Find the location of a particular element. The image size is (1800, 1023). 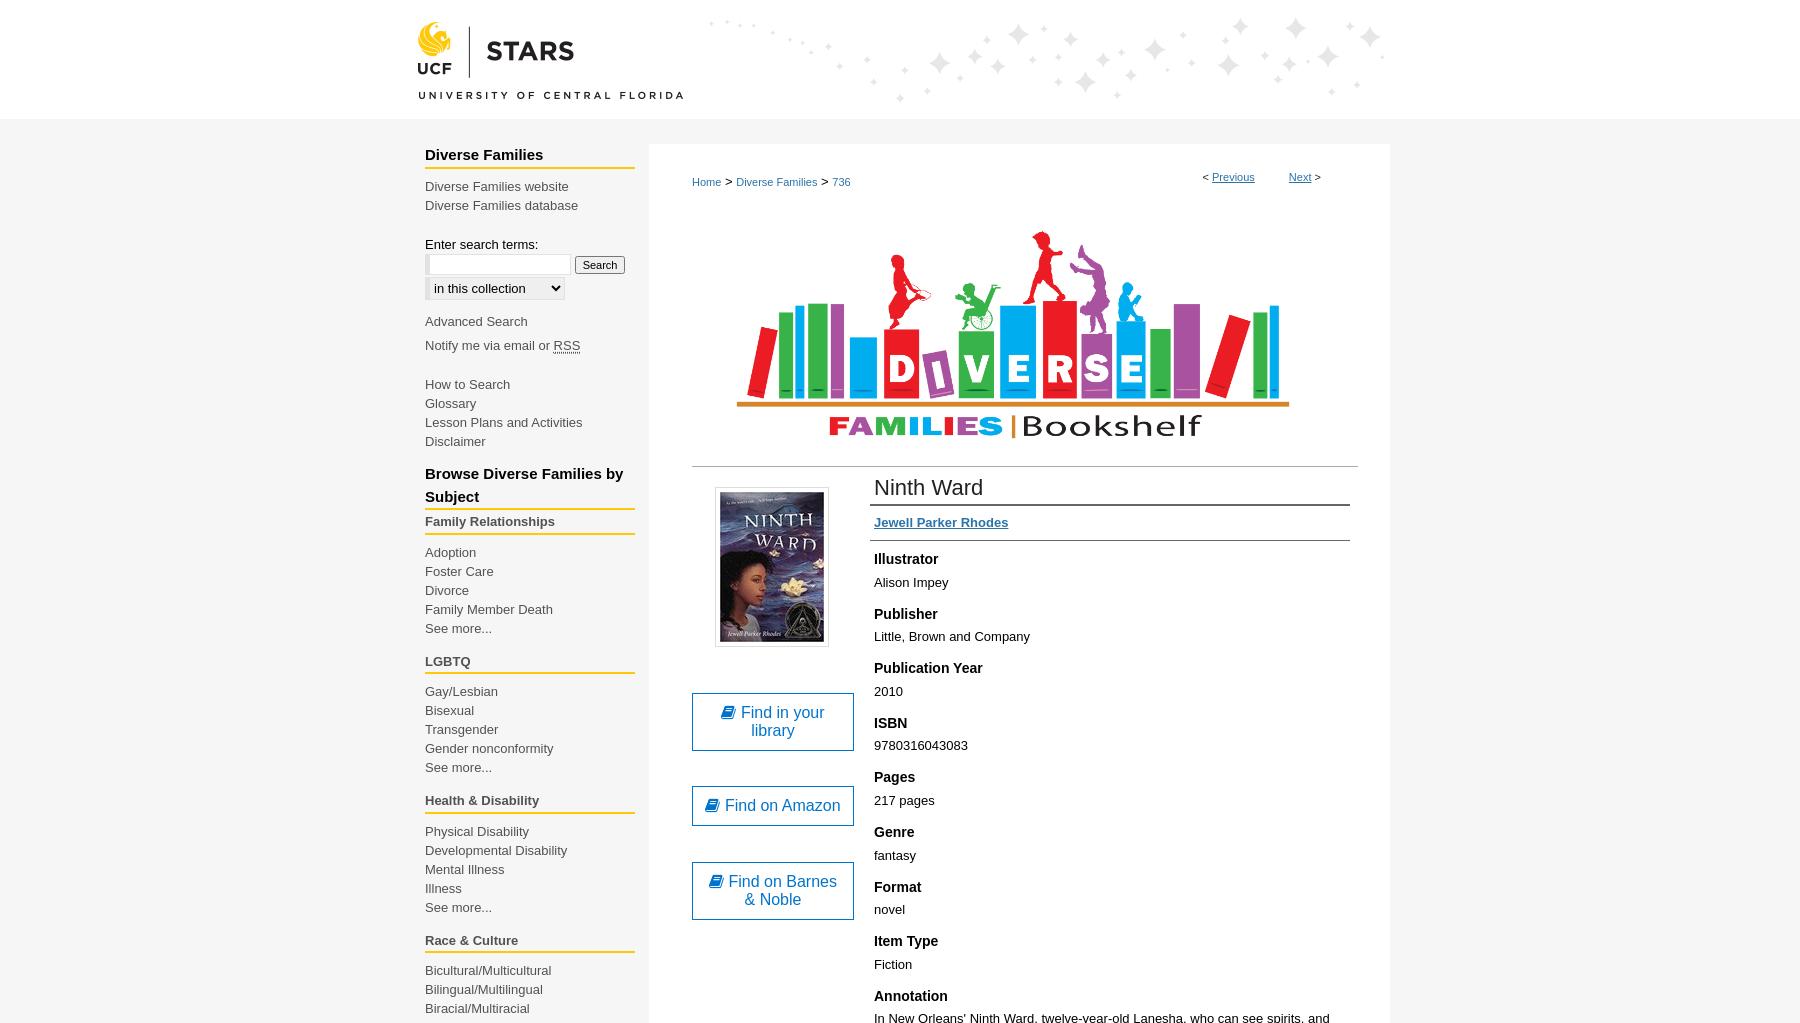

'Divorce' is located at coordinates (446, 589).